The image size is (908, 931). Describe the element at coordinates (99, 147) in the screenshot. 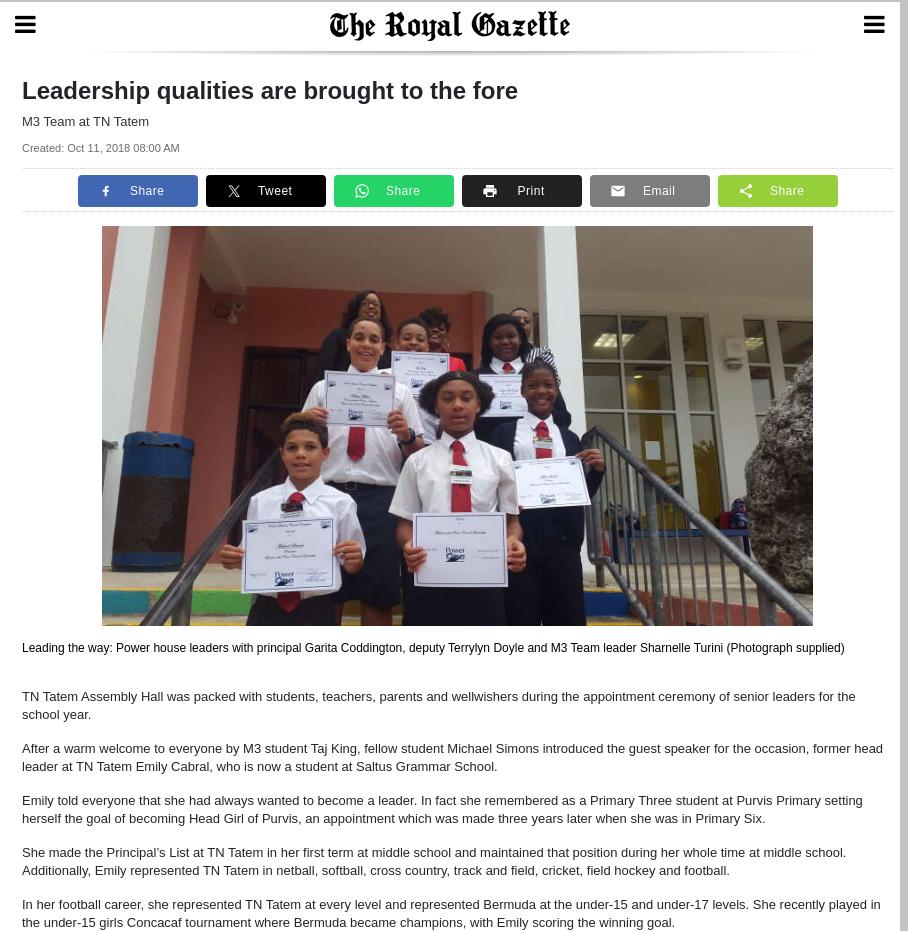

I see `'Created: Oct 11, 2018 08:00 AM'` at that location.